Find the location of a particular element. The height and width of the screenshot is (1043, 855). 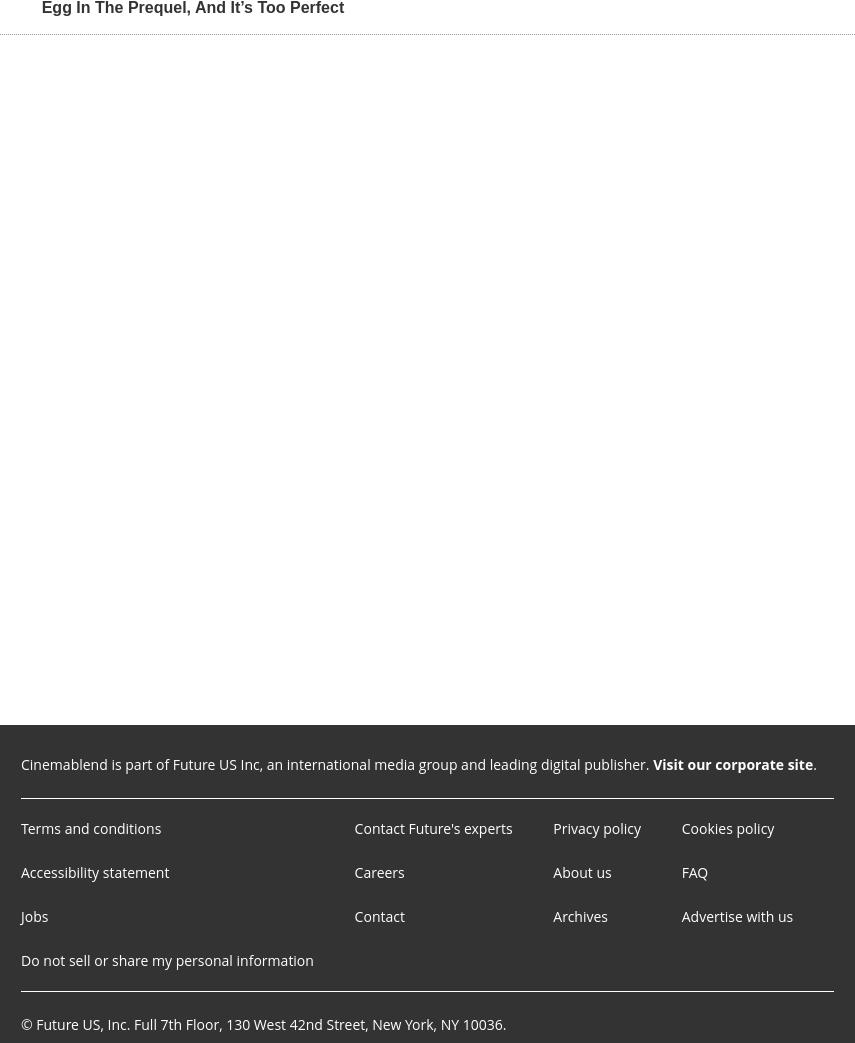

'Do not sell or share my personal information' is located at coordinates (21, 958).